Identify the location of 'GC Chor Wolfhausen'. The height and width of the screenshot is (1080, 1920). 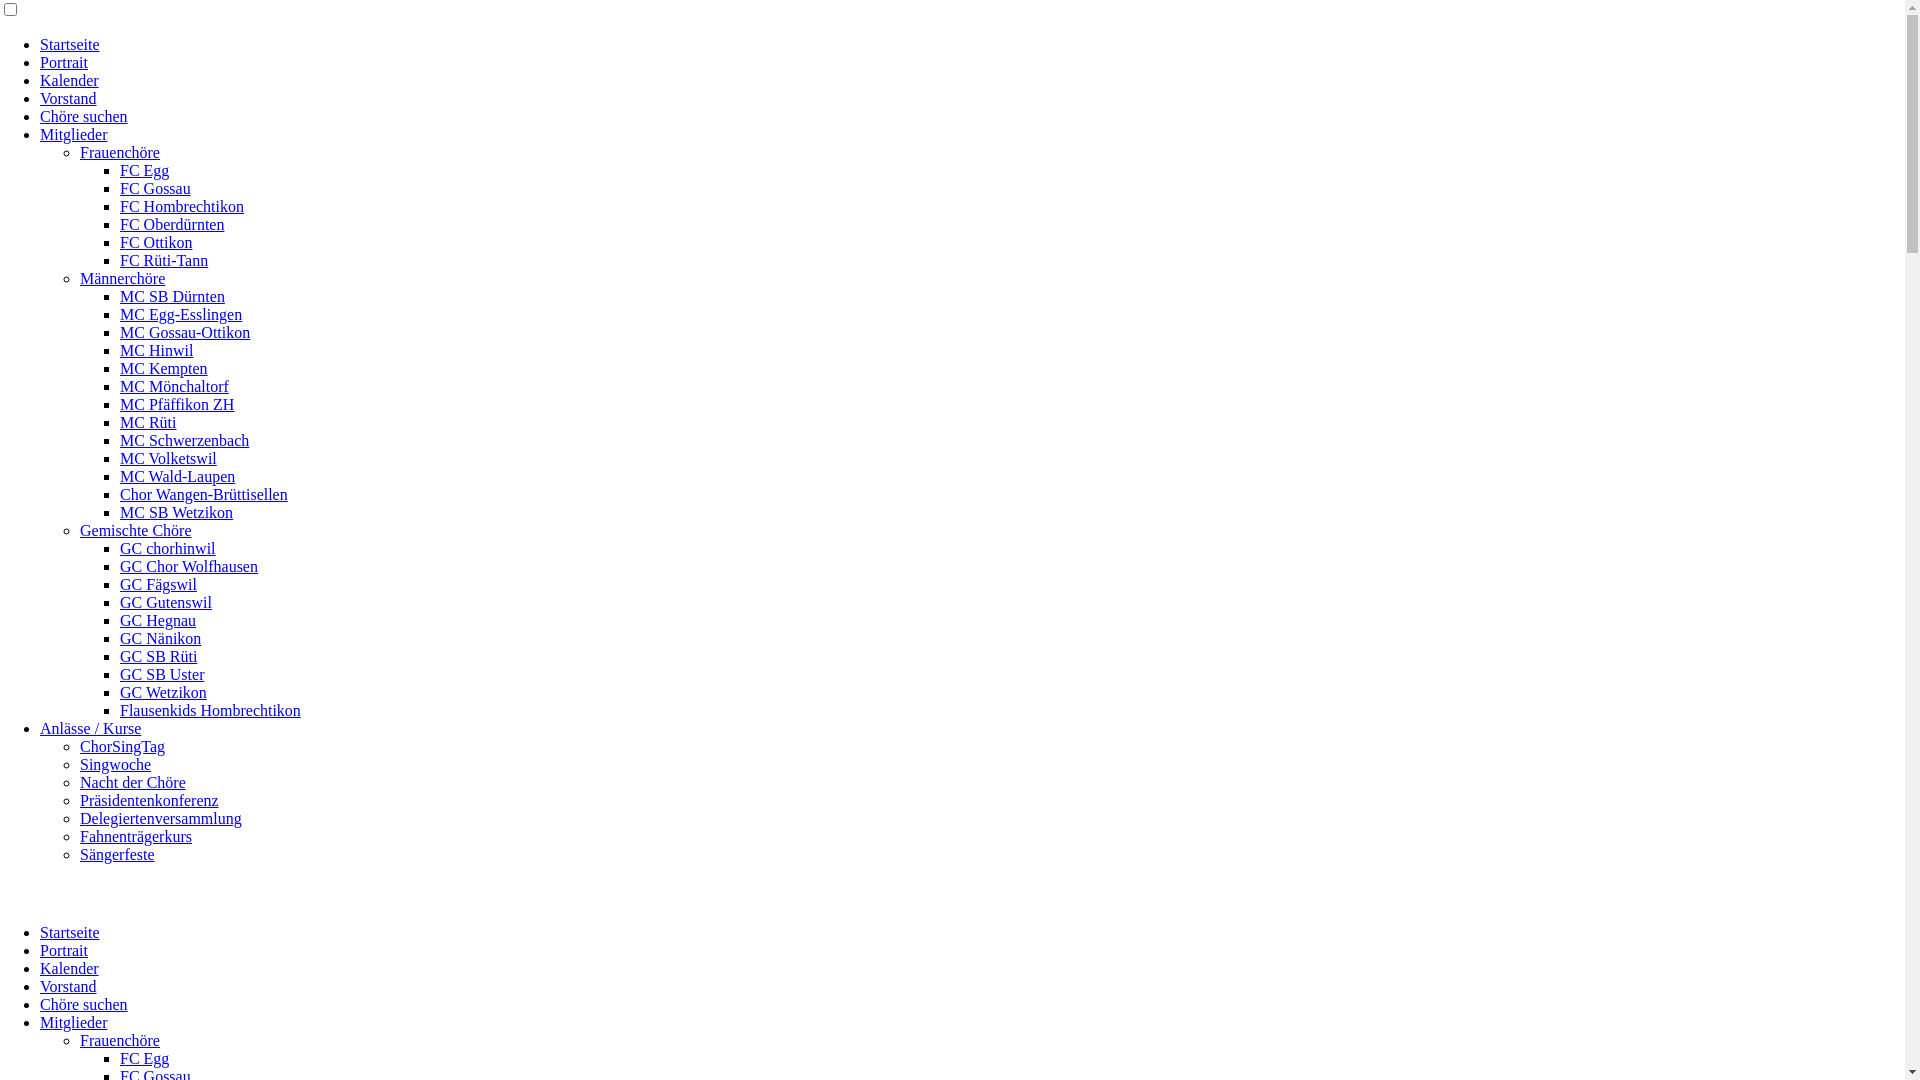
(188, 566).